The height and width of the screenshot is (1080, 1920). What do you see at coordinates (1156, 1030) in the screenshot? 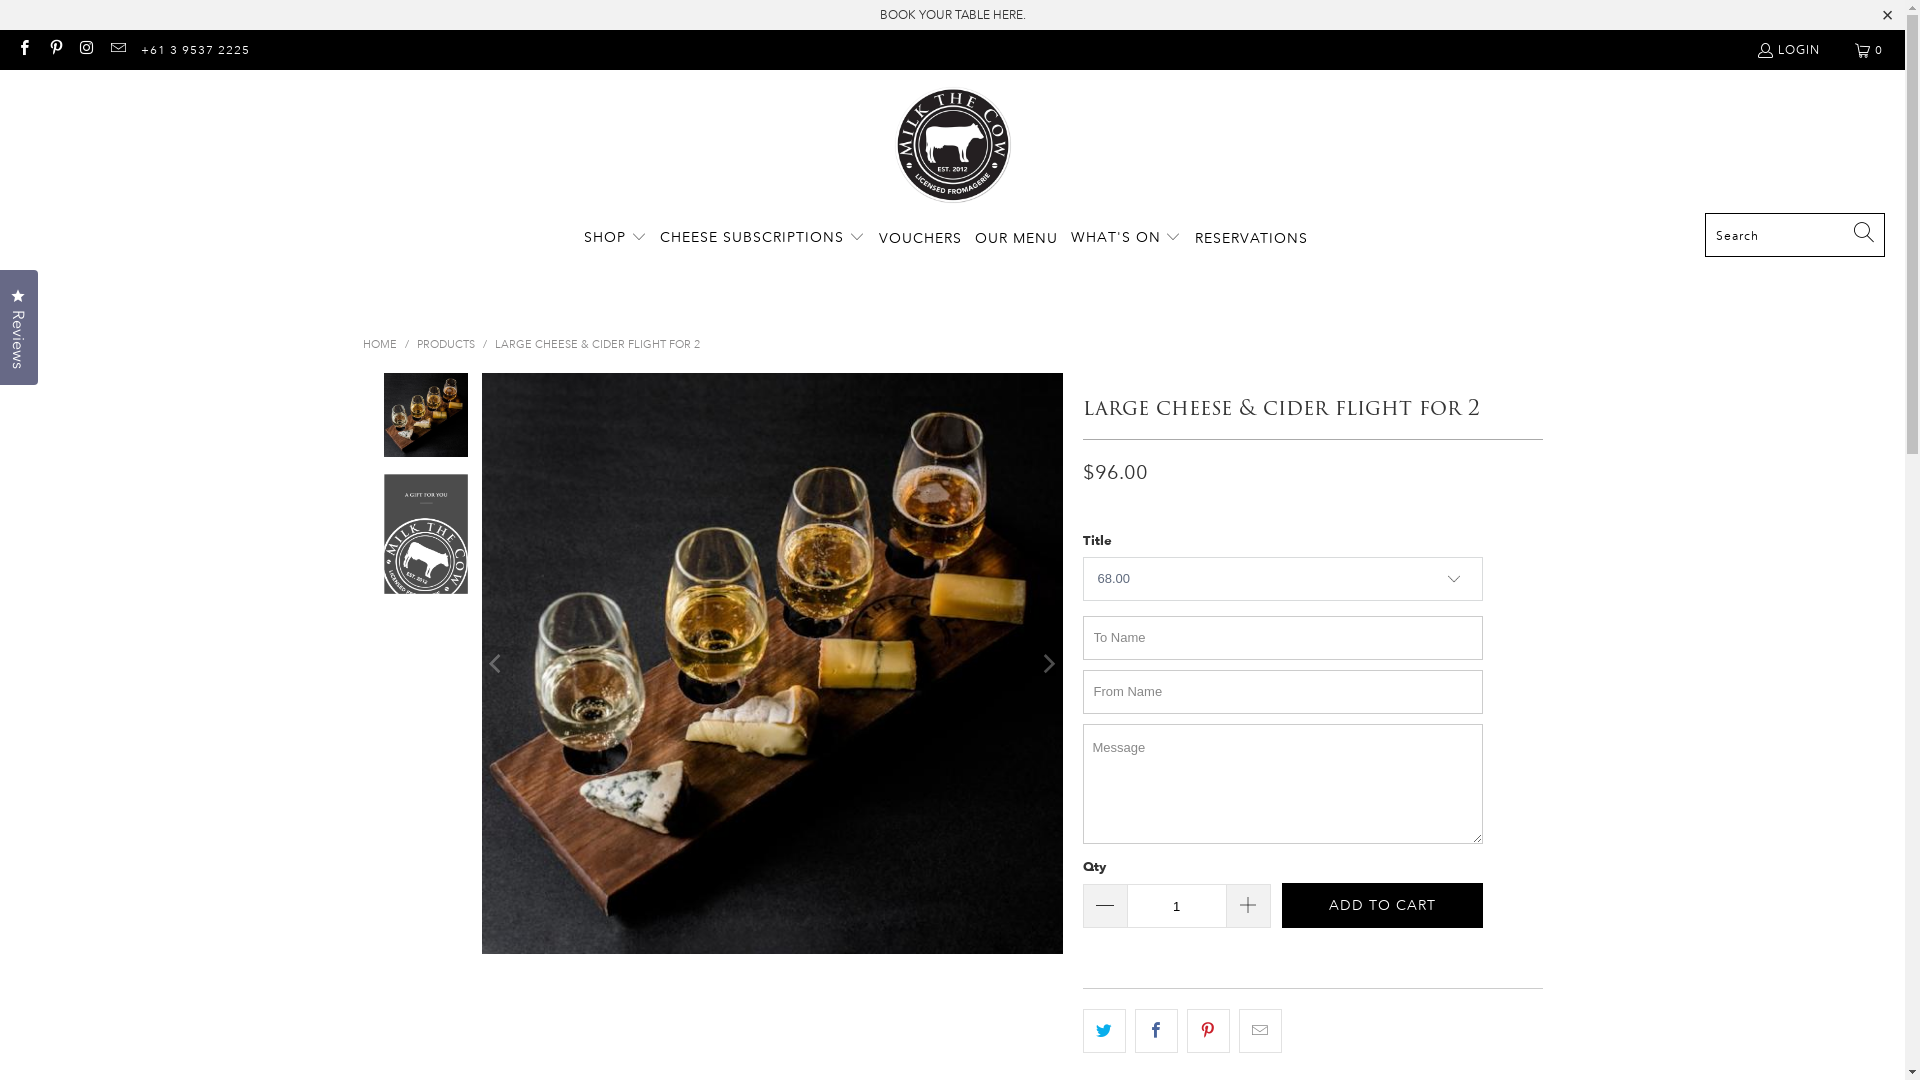
I see `'Share this on Facebook'` at bounding box center [1156, 1030].